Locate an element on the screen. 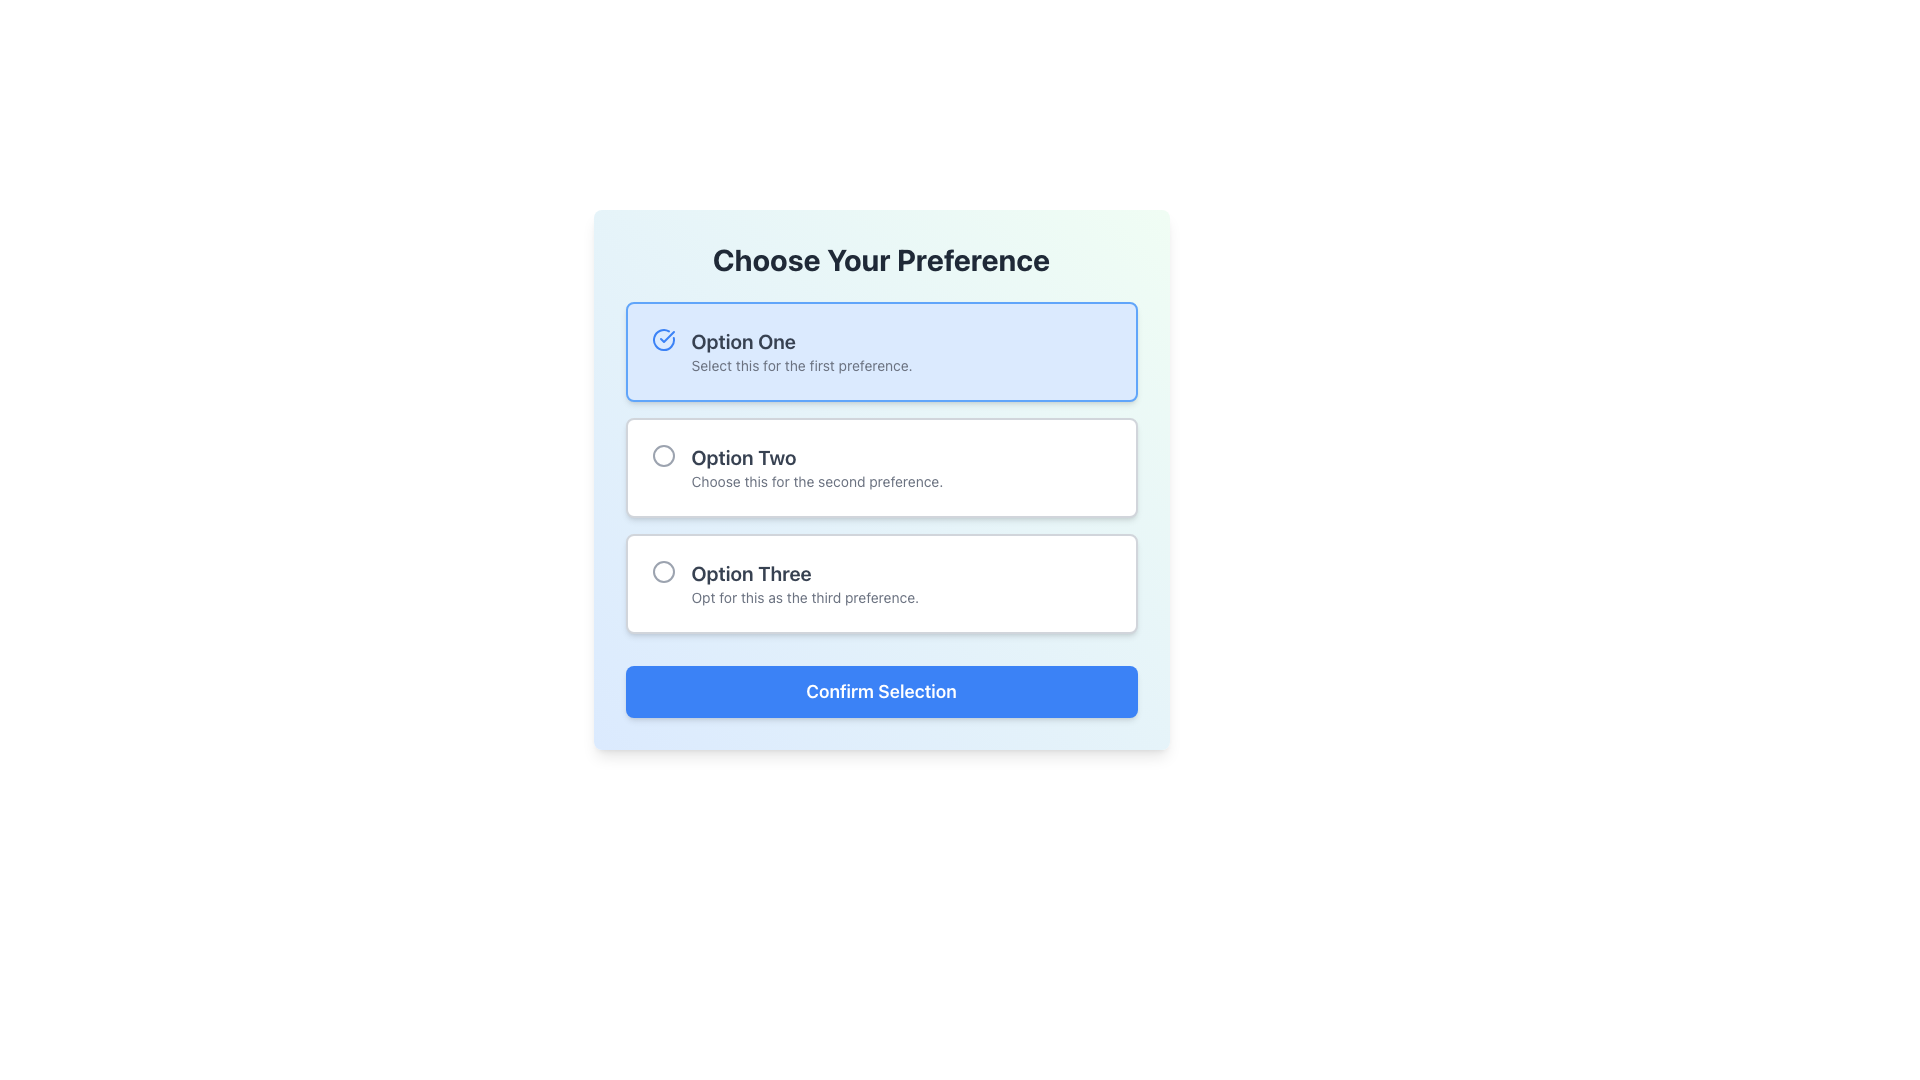 This screenshot has height=1080, width=1920. the highlighted radio button option labeled 'Option Two' in the radio button group titled 'Choose Your Preference' is located at coordinates (880, 467).